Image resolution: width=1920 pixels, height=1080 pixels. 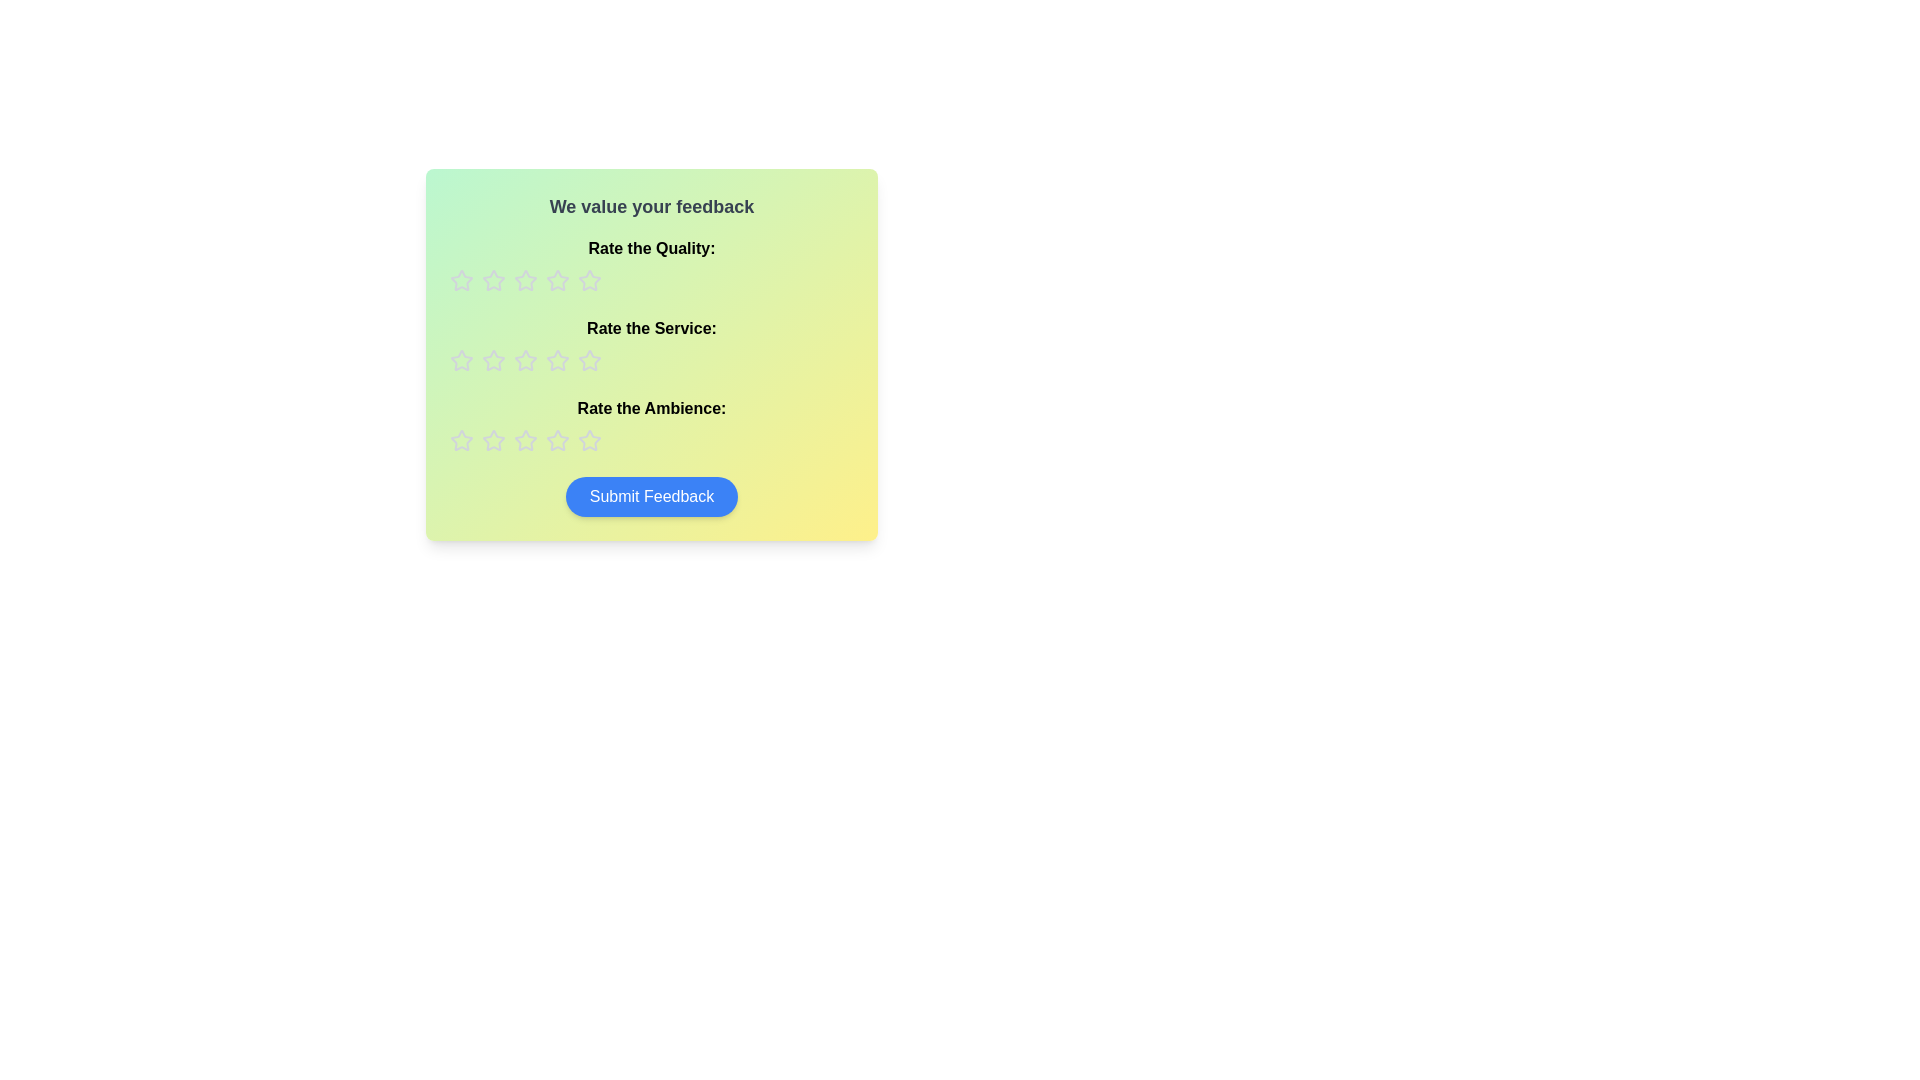 What do you see at coordinates (652, 327) in the screenshot?
I see `the static text label reading 'Rate the Service:' which is styled in bold and positioned in a feedback form between two star rating components` at bounding box center [652, 327].